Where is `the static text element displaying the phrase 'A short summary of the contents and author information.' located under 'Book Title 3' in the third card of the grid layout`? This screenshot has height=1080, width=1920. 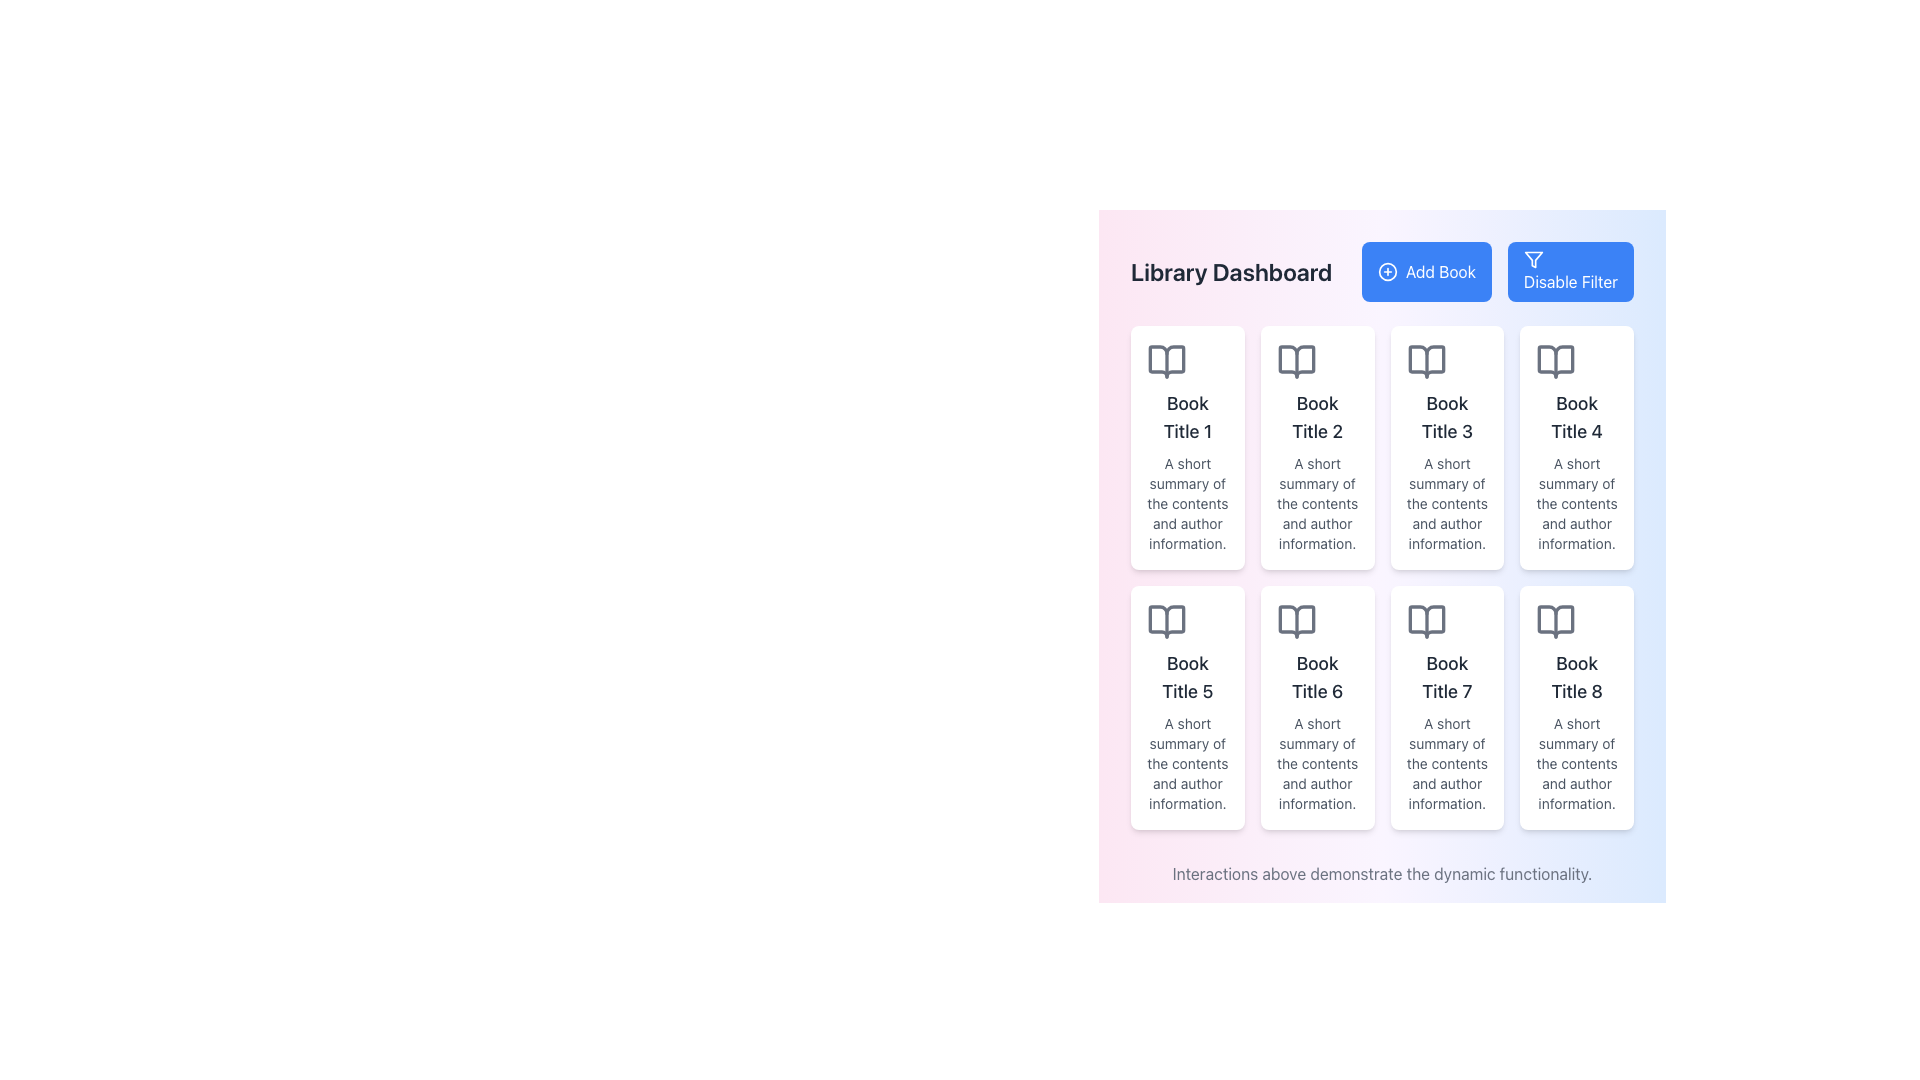
the static text element displaying the phrase 'A short summary of the contents and author information.' located under 'Book Title 3' in the third card of the grid layout is located at coordinates (1447, 503).